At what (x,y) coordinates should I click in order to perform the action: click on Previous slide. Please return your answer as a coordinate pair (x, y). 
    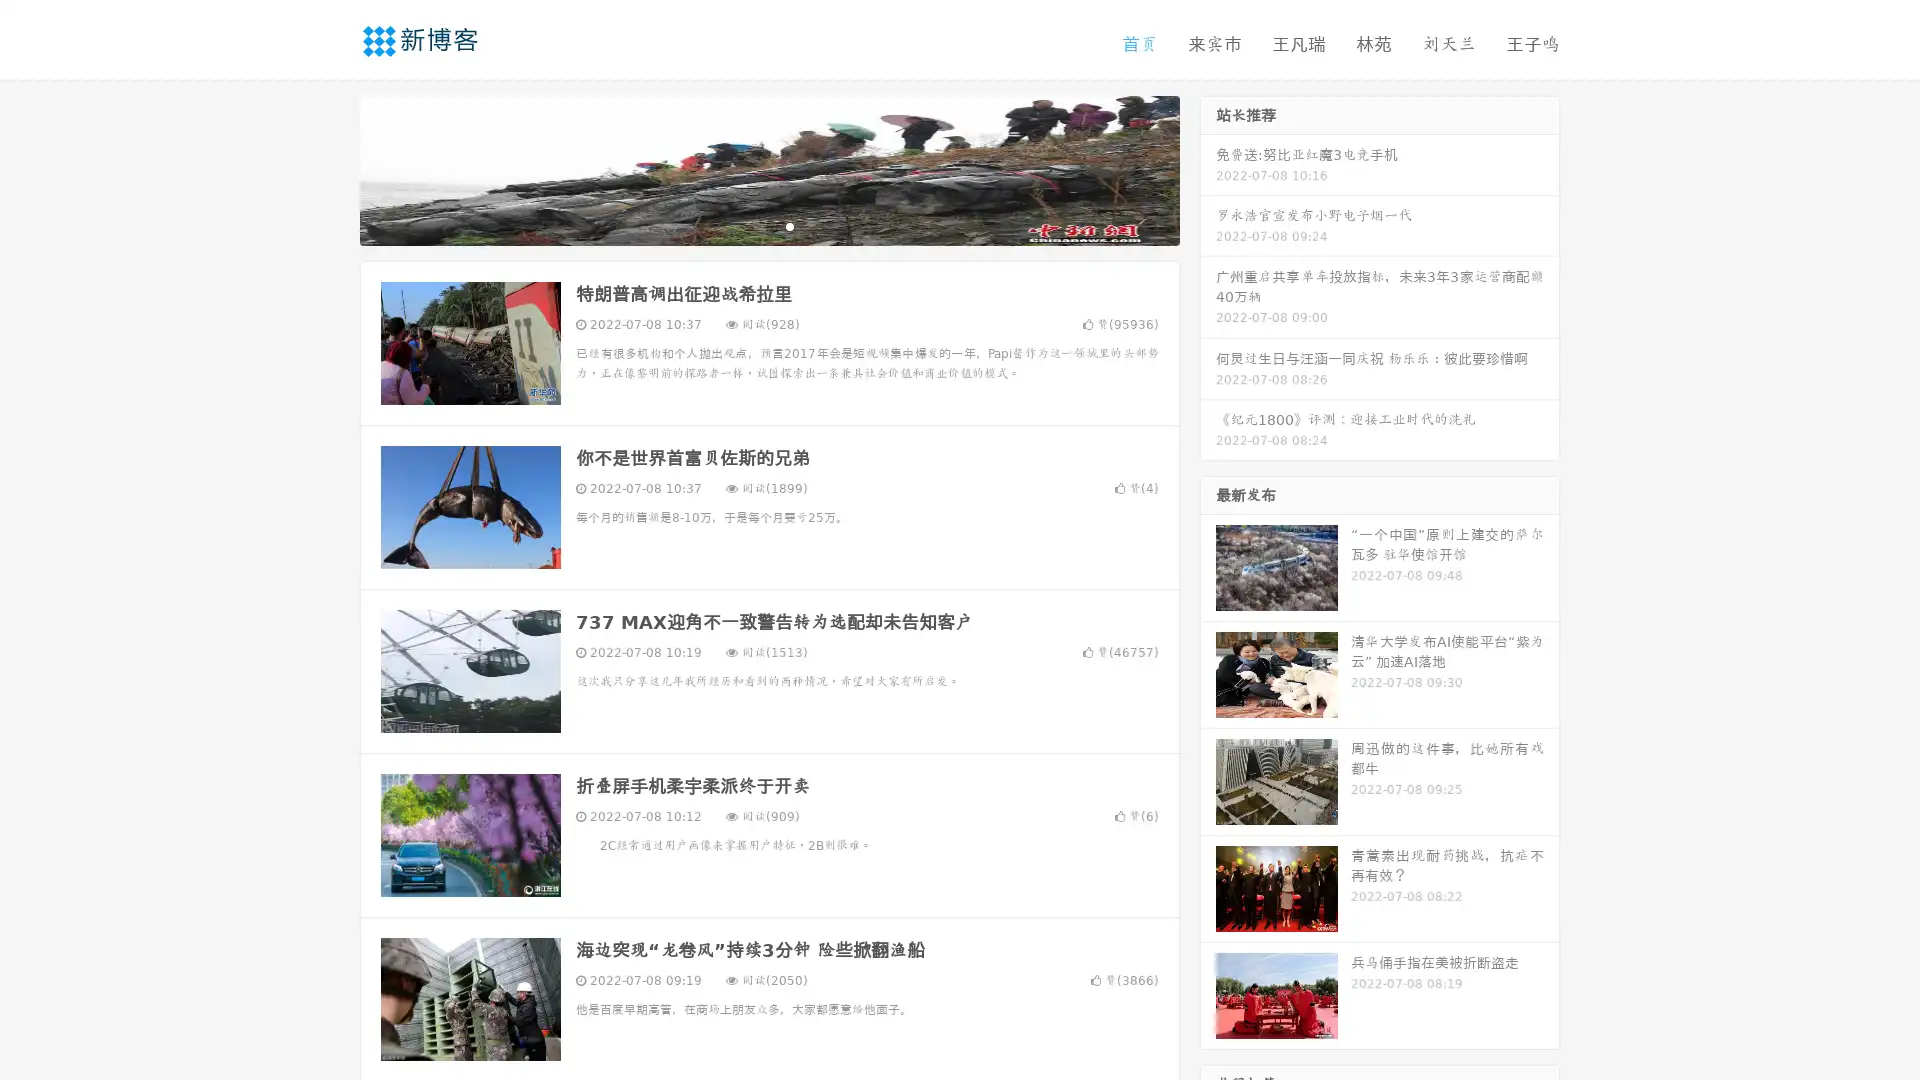
    Looking at the image, I should click on (330, 168).